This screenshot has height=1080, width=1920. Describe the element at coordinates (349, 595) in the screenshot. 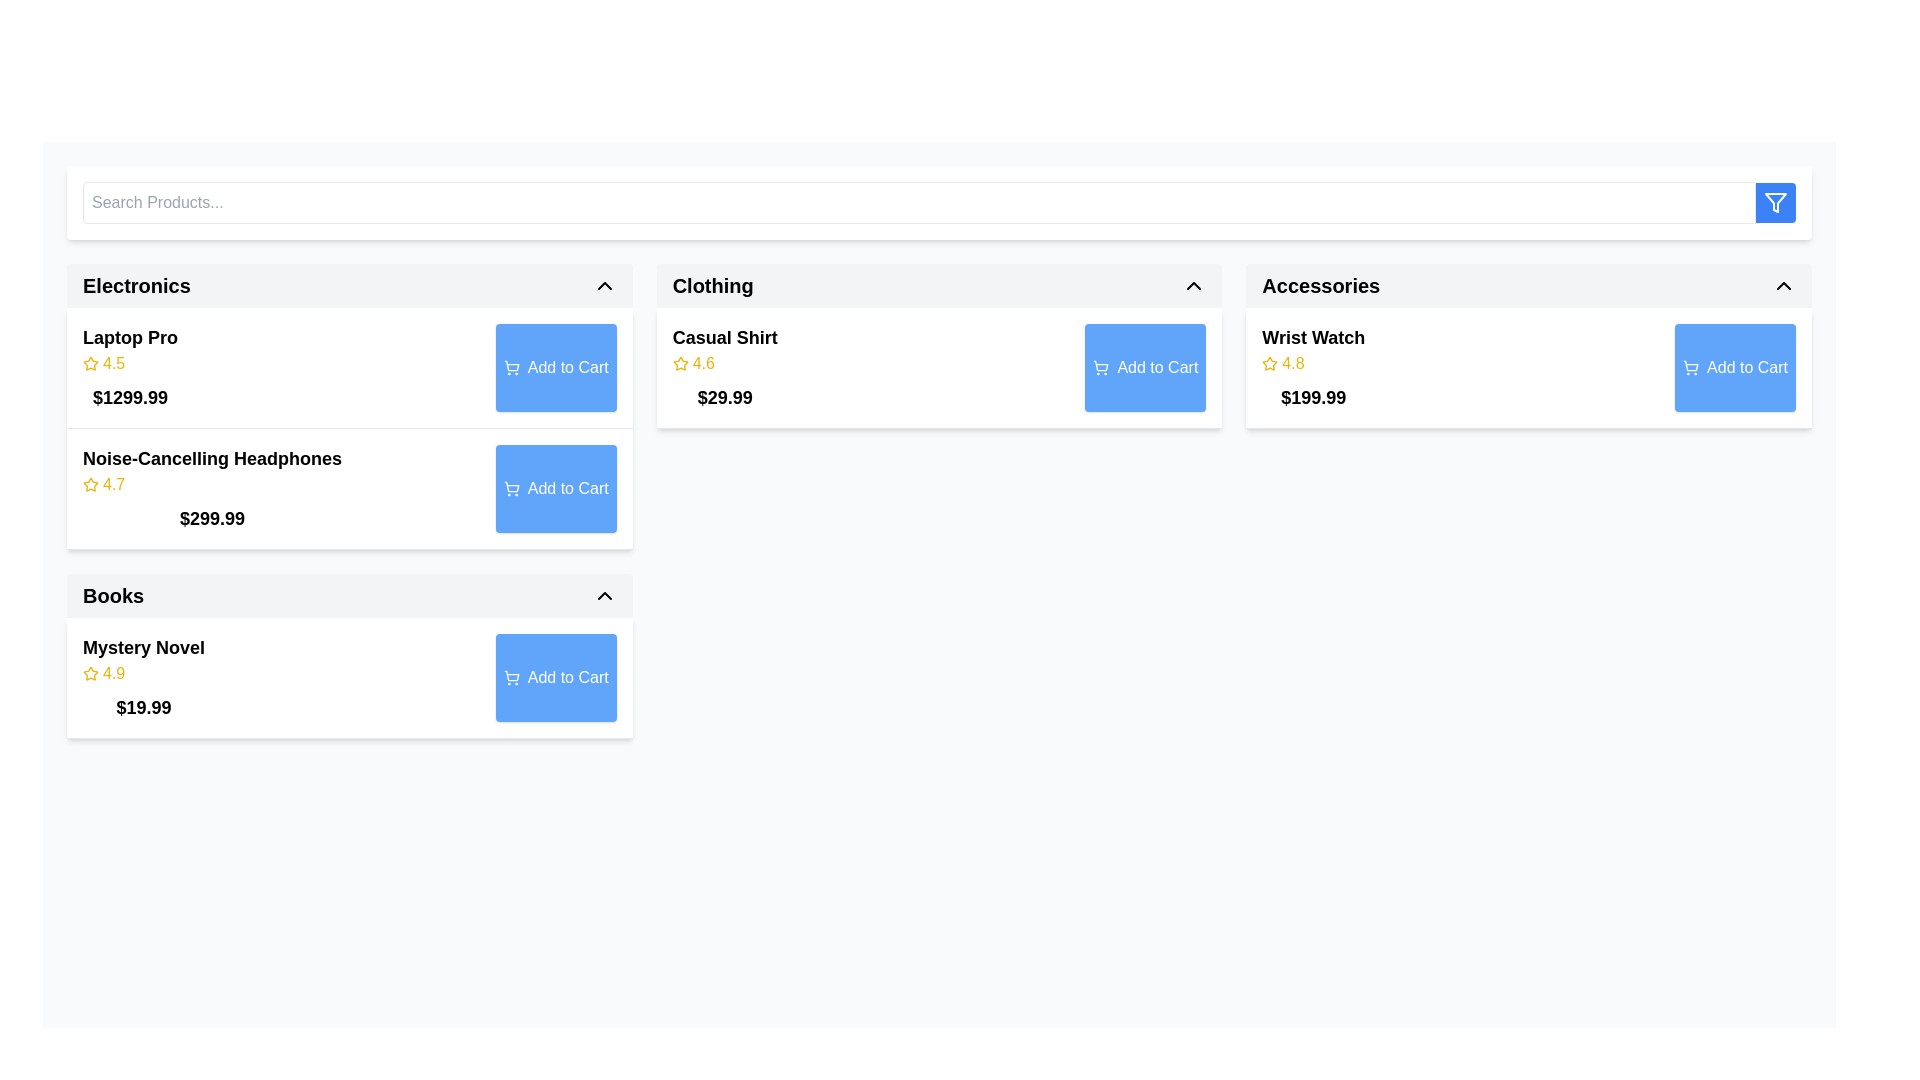

I see `the 'Books' button with bold, extra-large font and an upward-pointing arrow` at that location.